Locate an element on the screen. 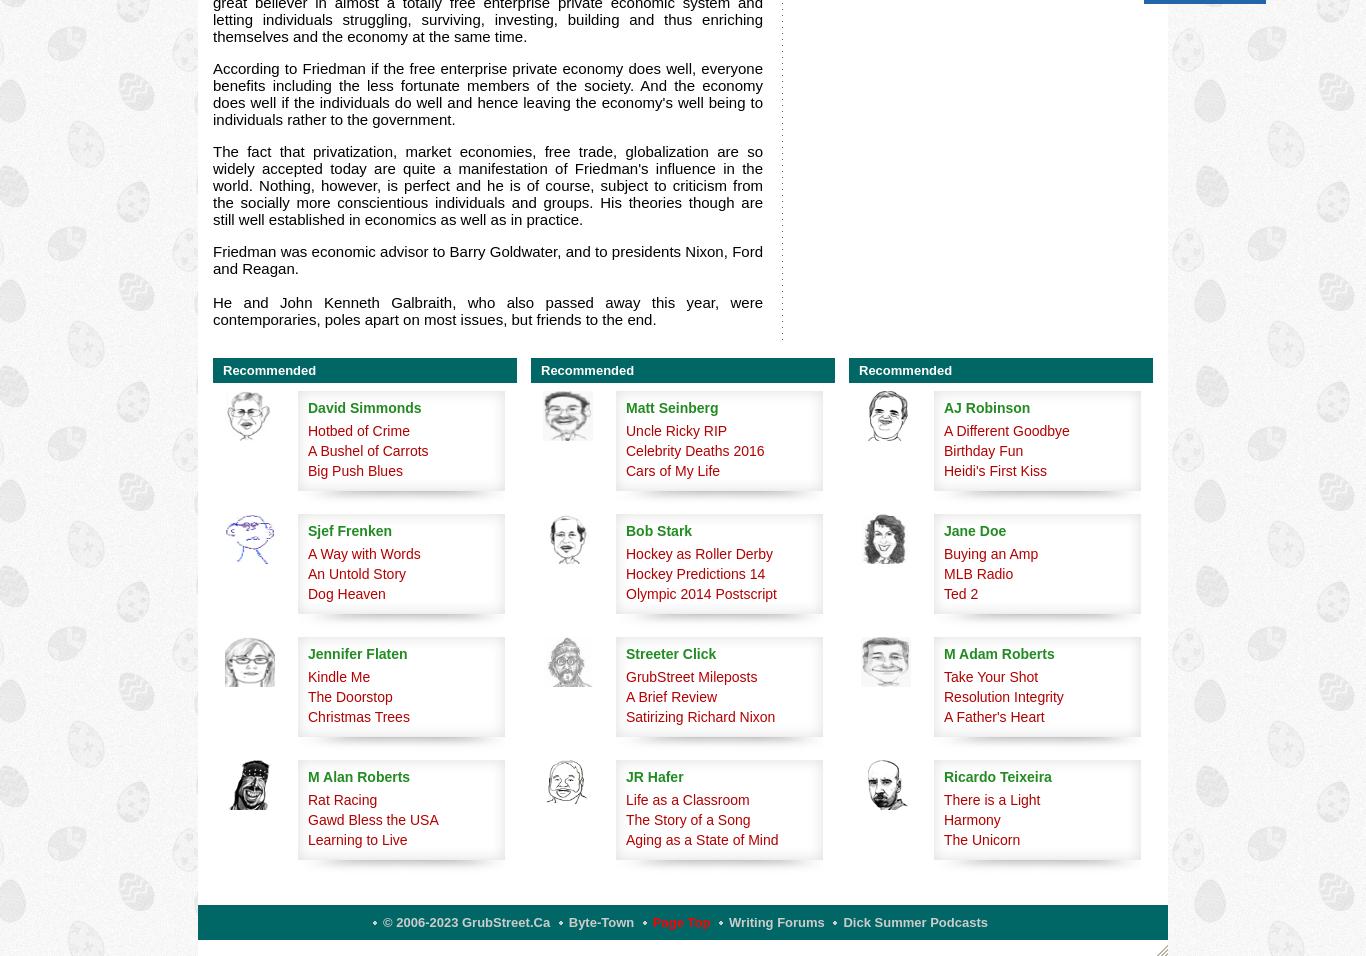 The height and width of the screenshot is (956, 1366). 'The Unicorn' is located at coordinates (982, 840).